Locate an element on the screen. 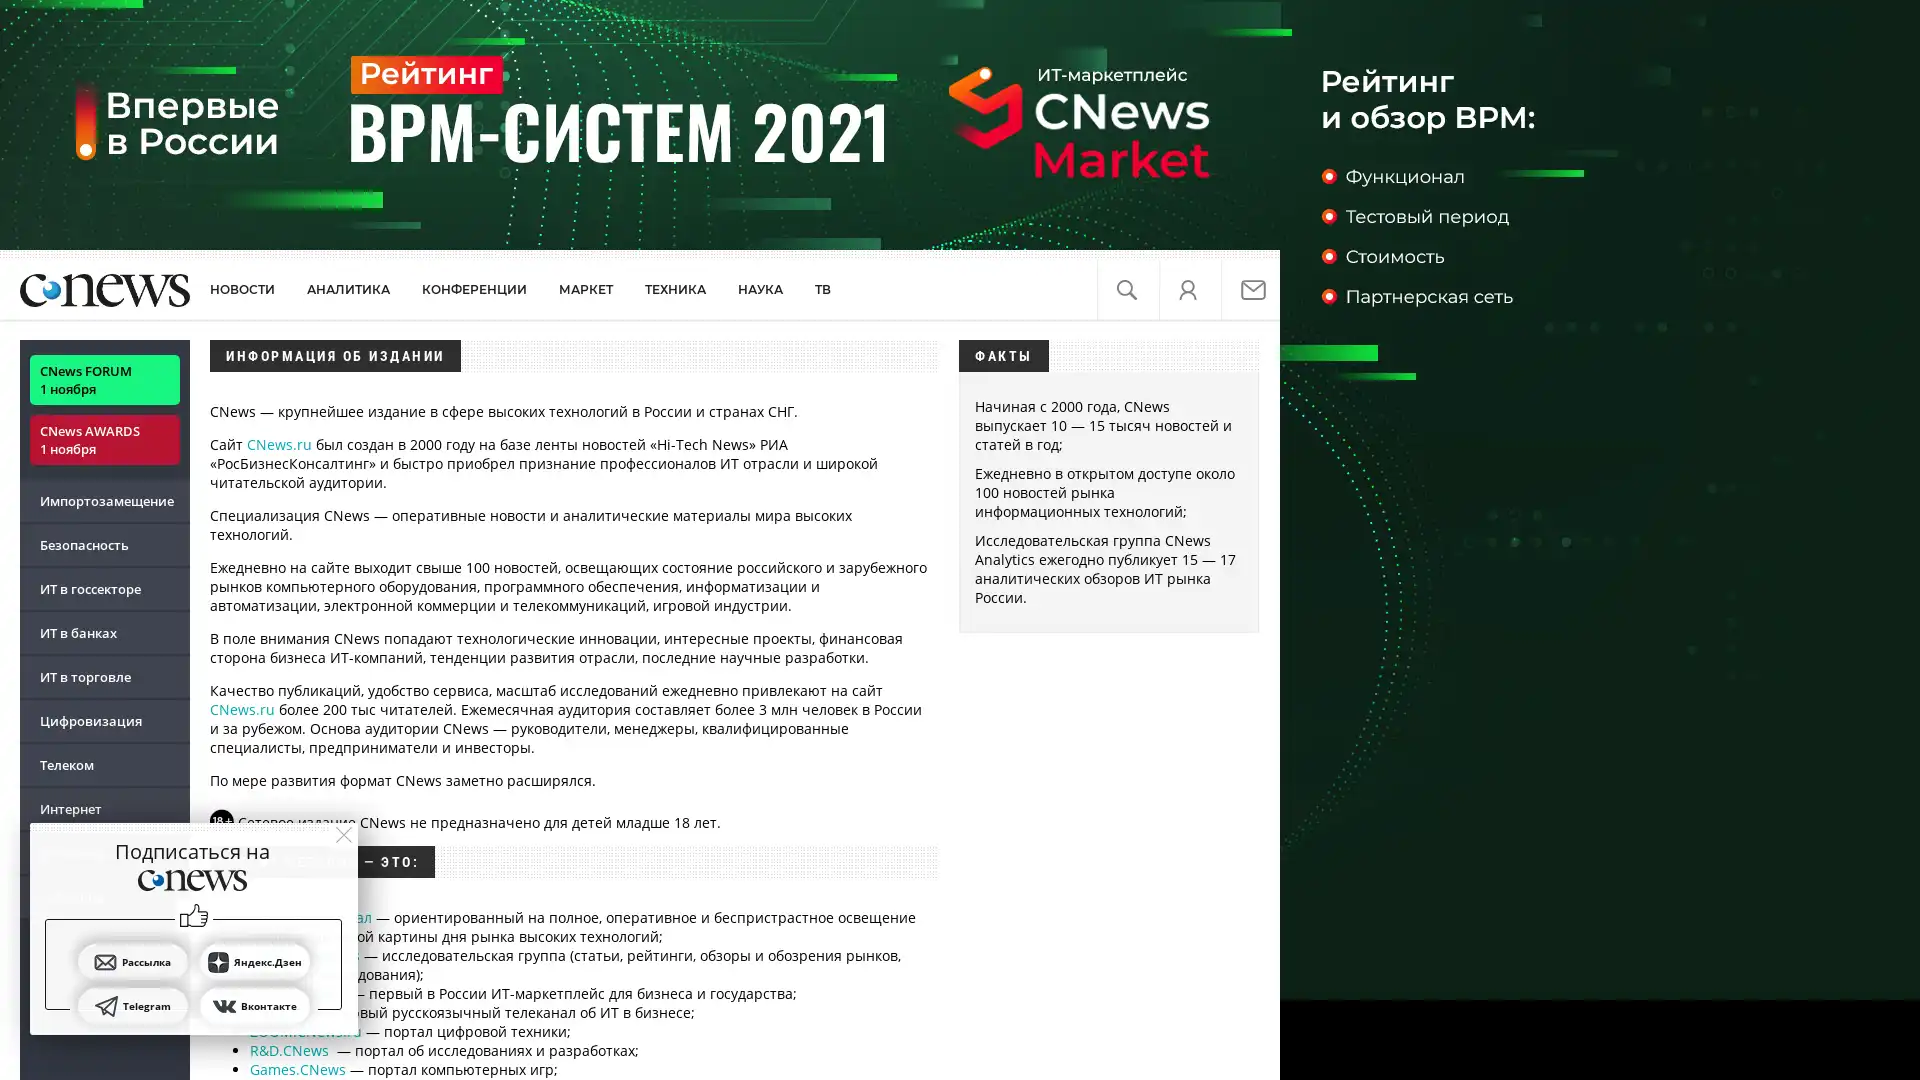 This screenshot has width=1920, height=1080. close is located at coordinates (344, 836).